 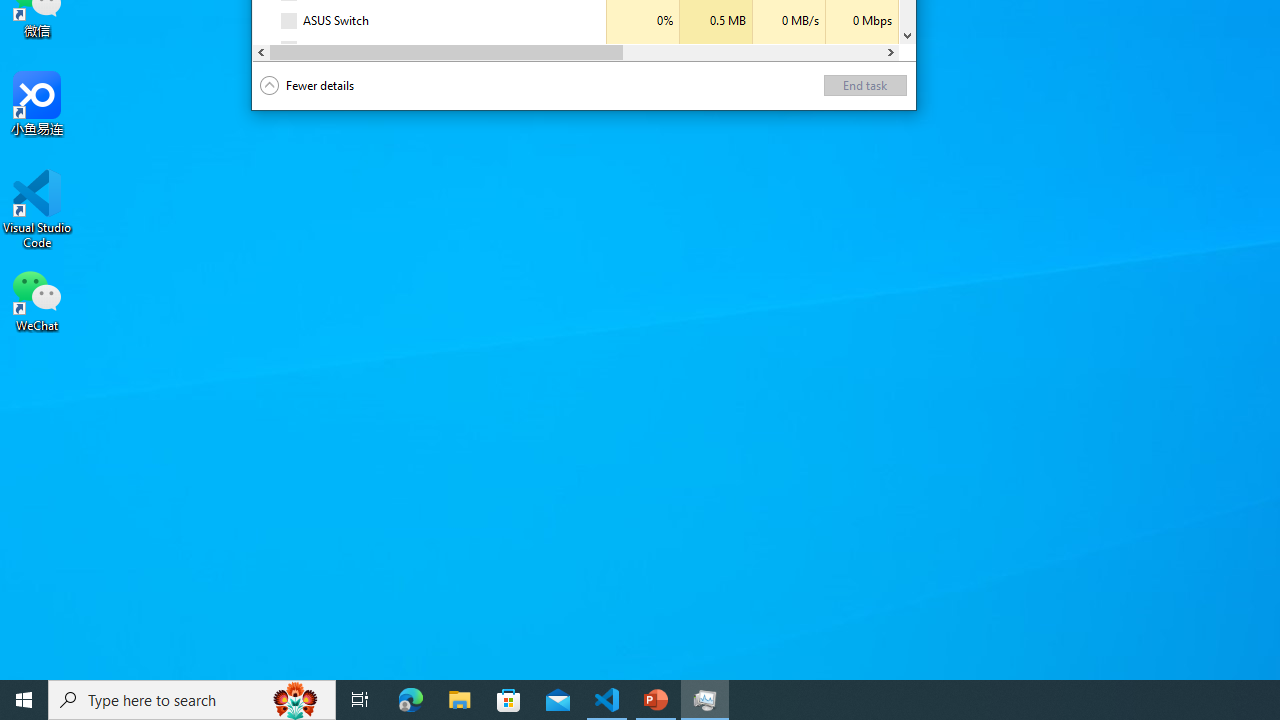 I want to click on 'Column left', so click(x=260, y=51).